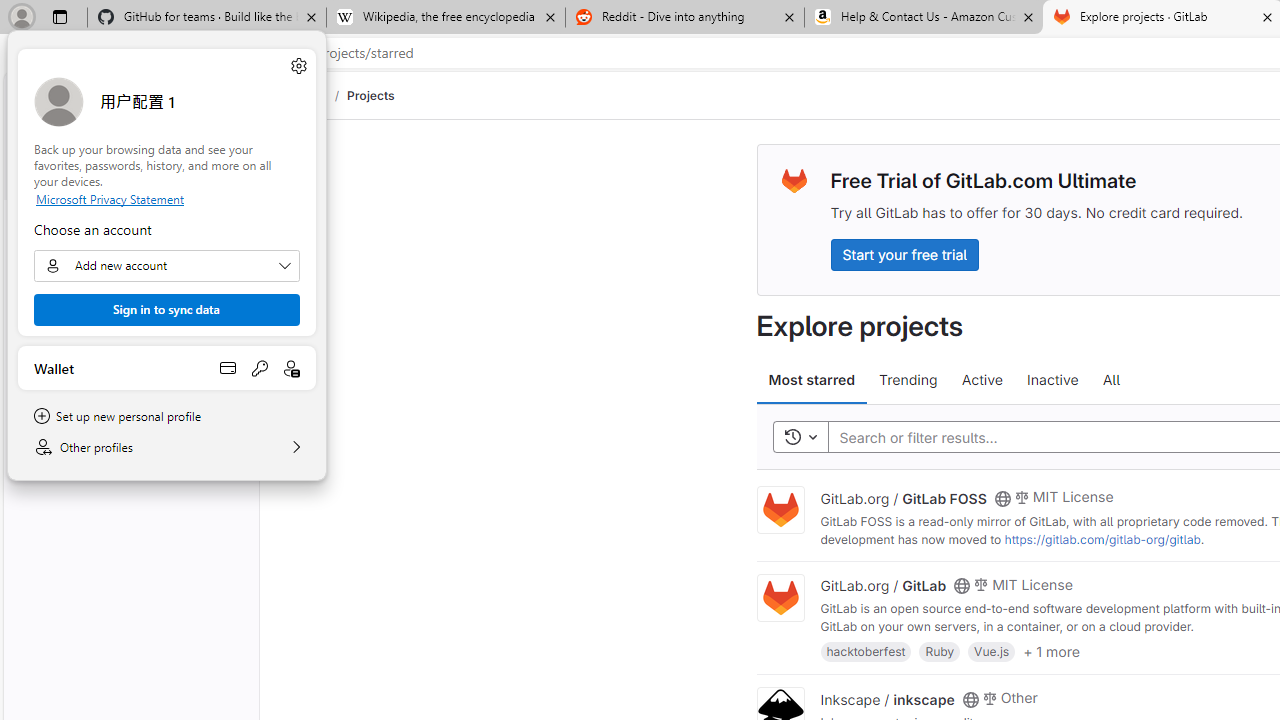 This screenshot has height=720, width=1280. Describe the element at coordinates (907, 380) in the screenshot. I see `'Trending'` at that location.